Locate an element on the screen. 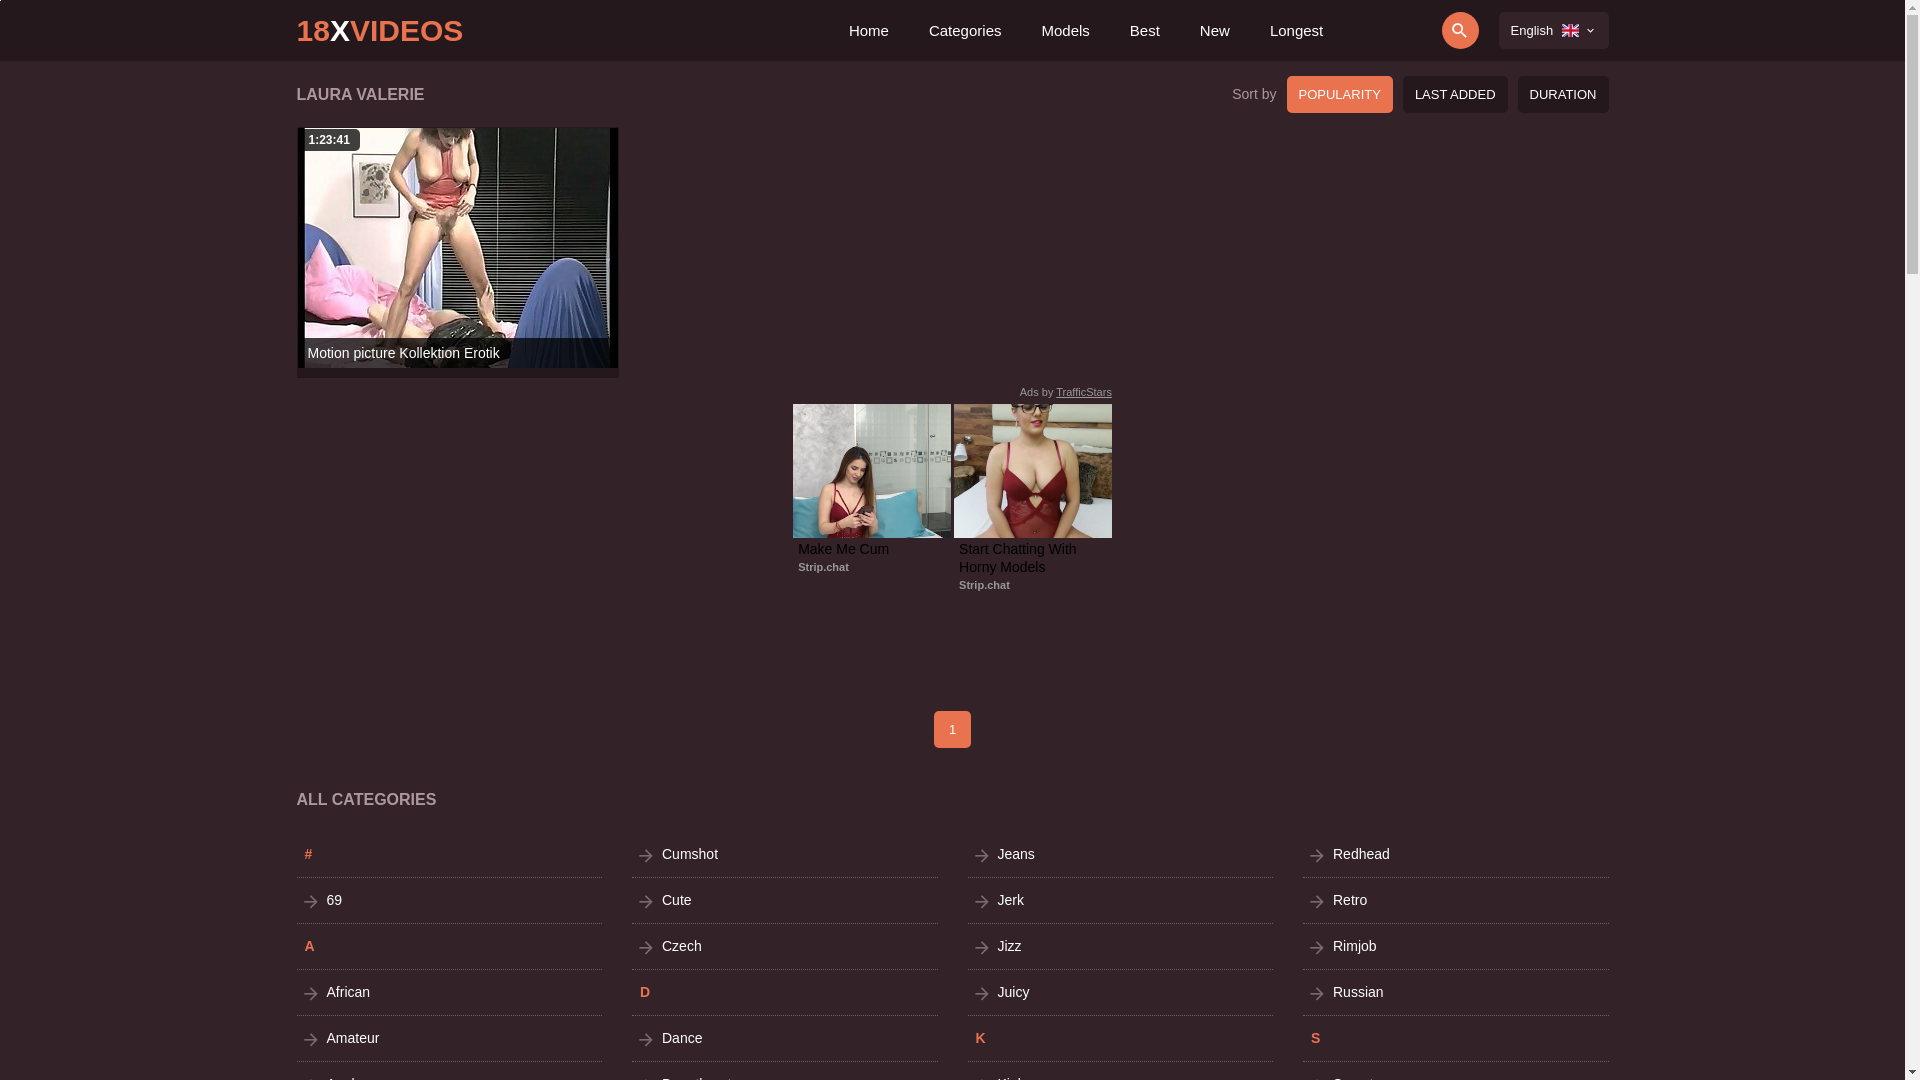  'Rimjob' is located at coordinates (1455, 945).